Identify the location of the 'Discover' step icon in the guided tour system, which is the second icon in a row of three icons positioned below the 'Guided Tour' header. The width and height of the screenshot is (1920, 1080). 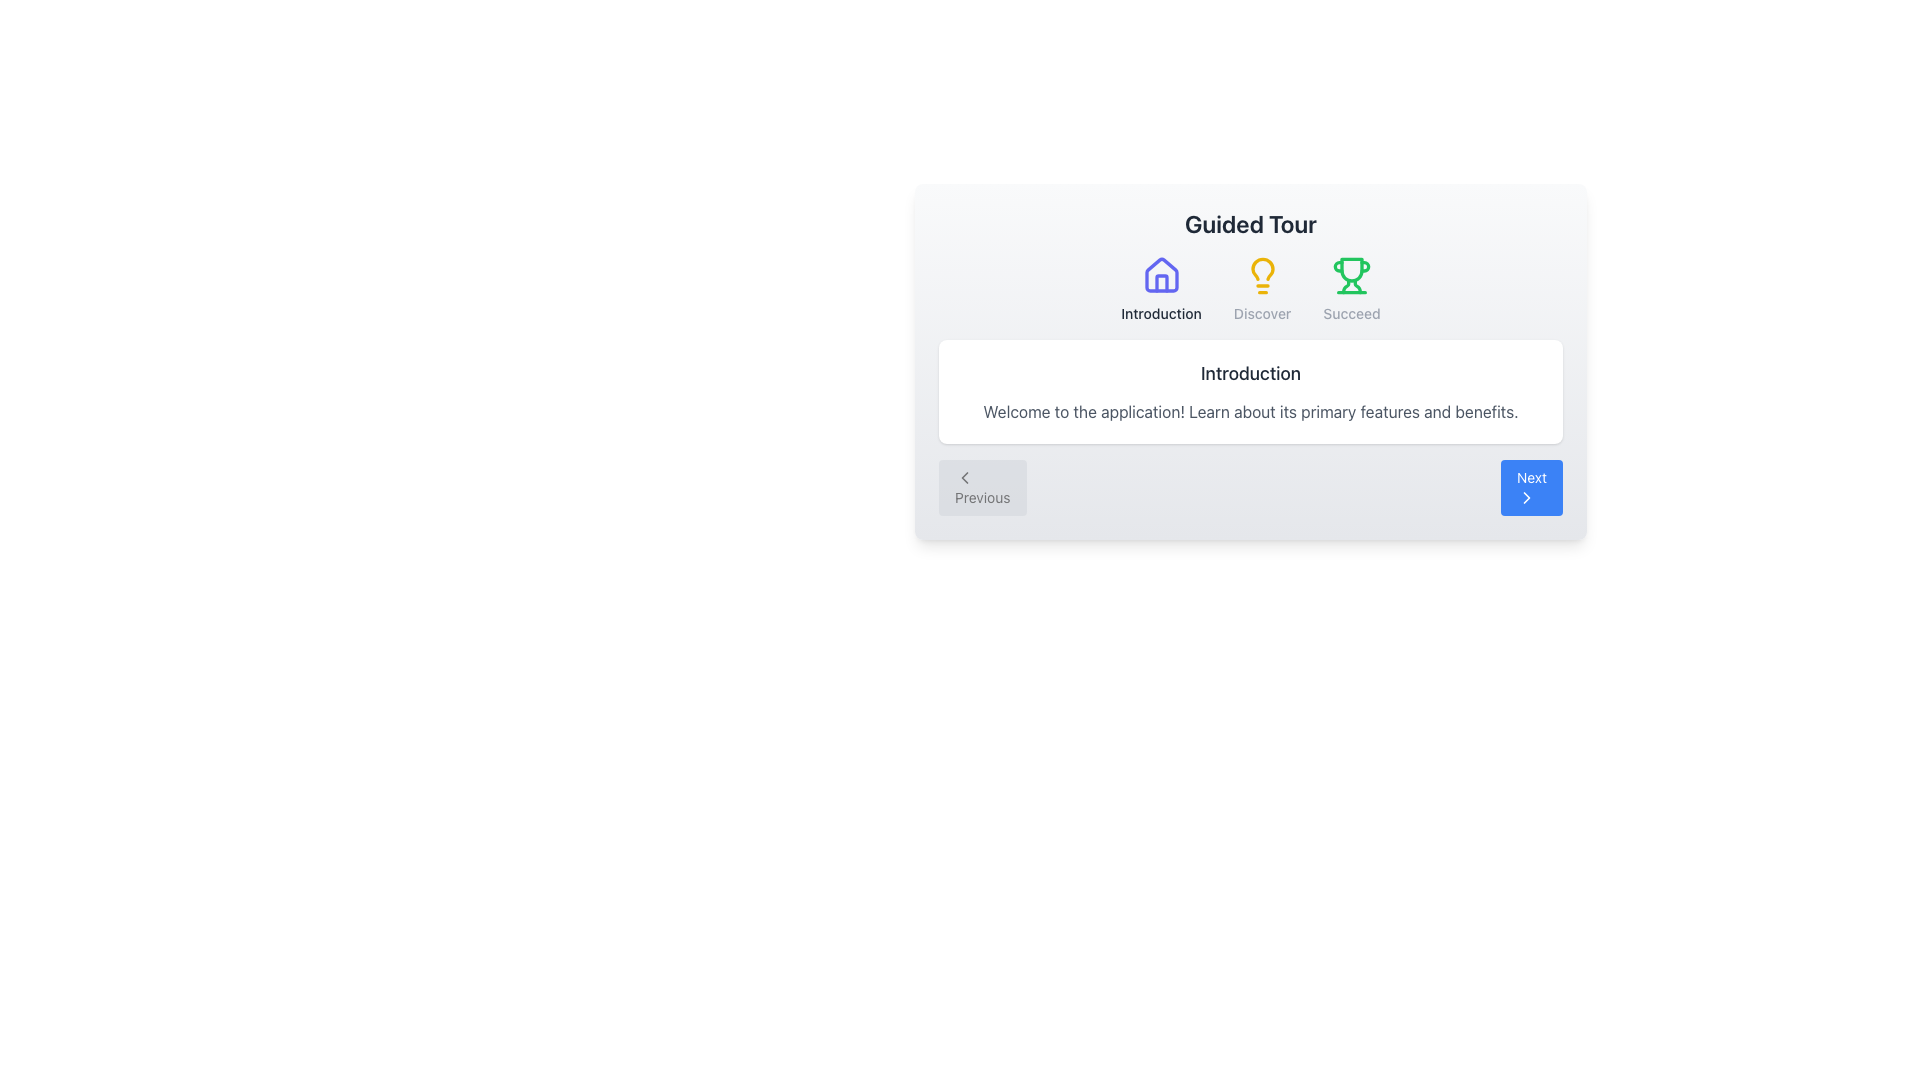
(1261, 276).